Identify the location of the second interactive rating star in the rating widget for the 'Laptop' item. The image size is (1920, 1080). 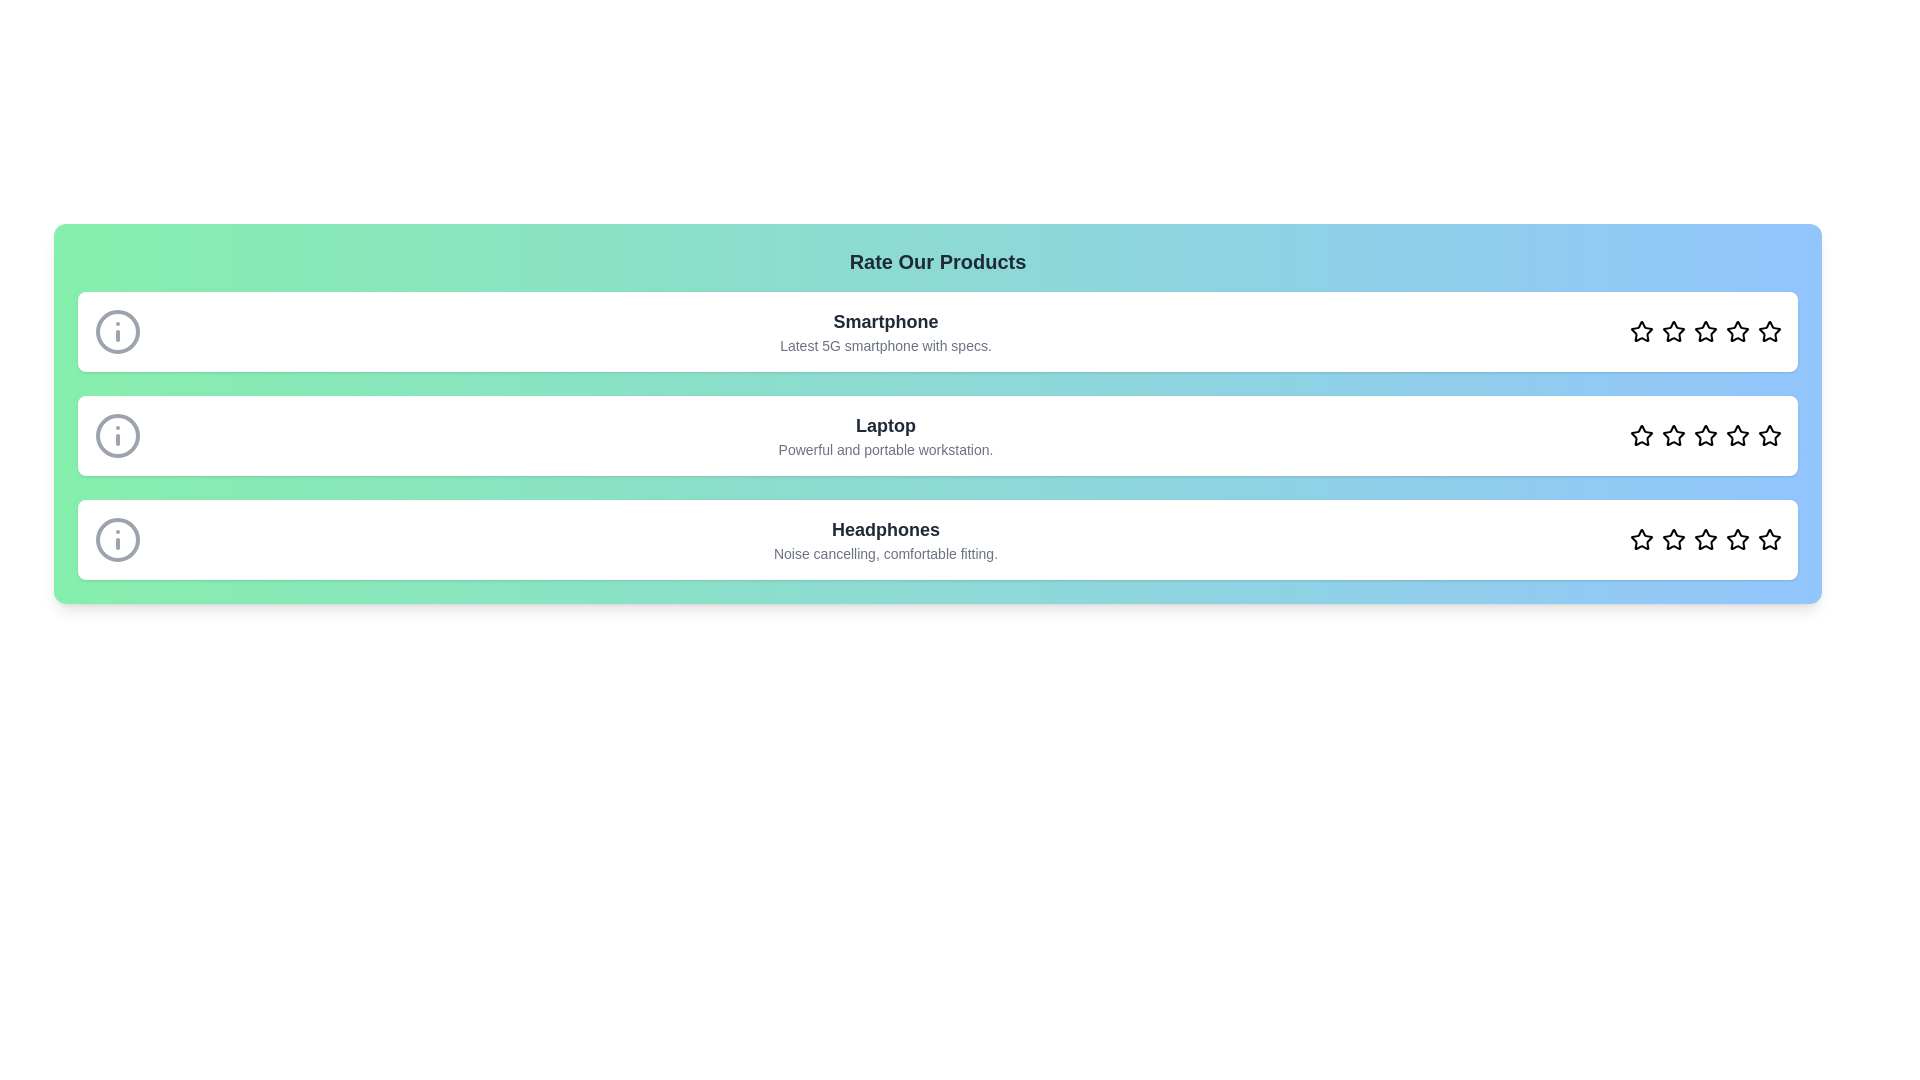
(1674, 434).